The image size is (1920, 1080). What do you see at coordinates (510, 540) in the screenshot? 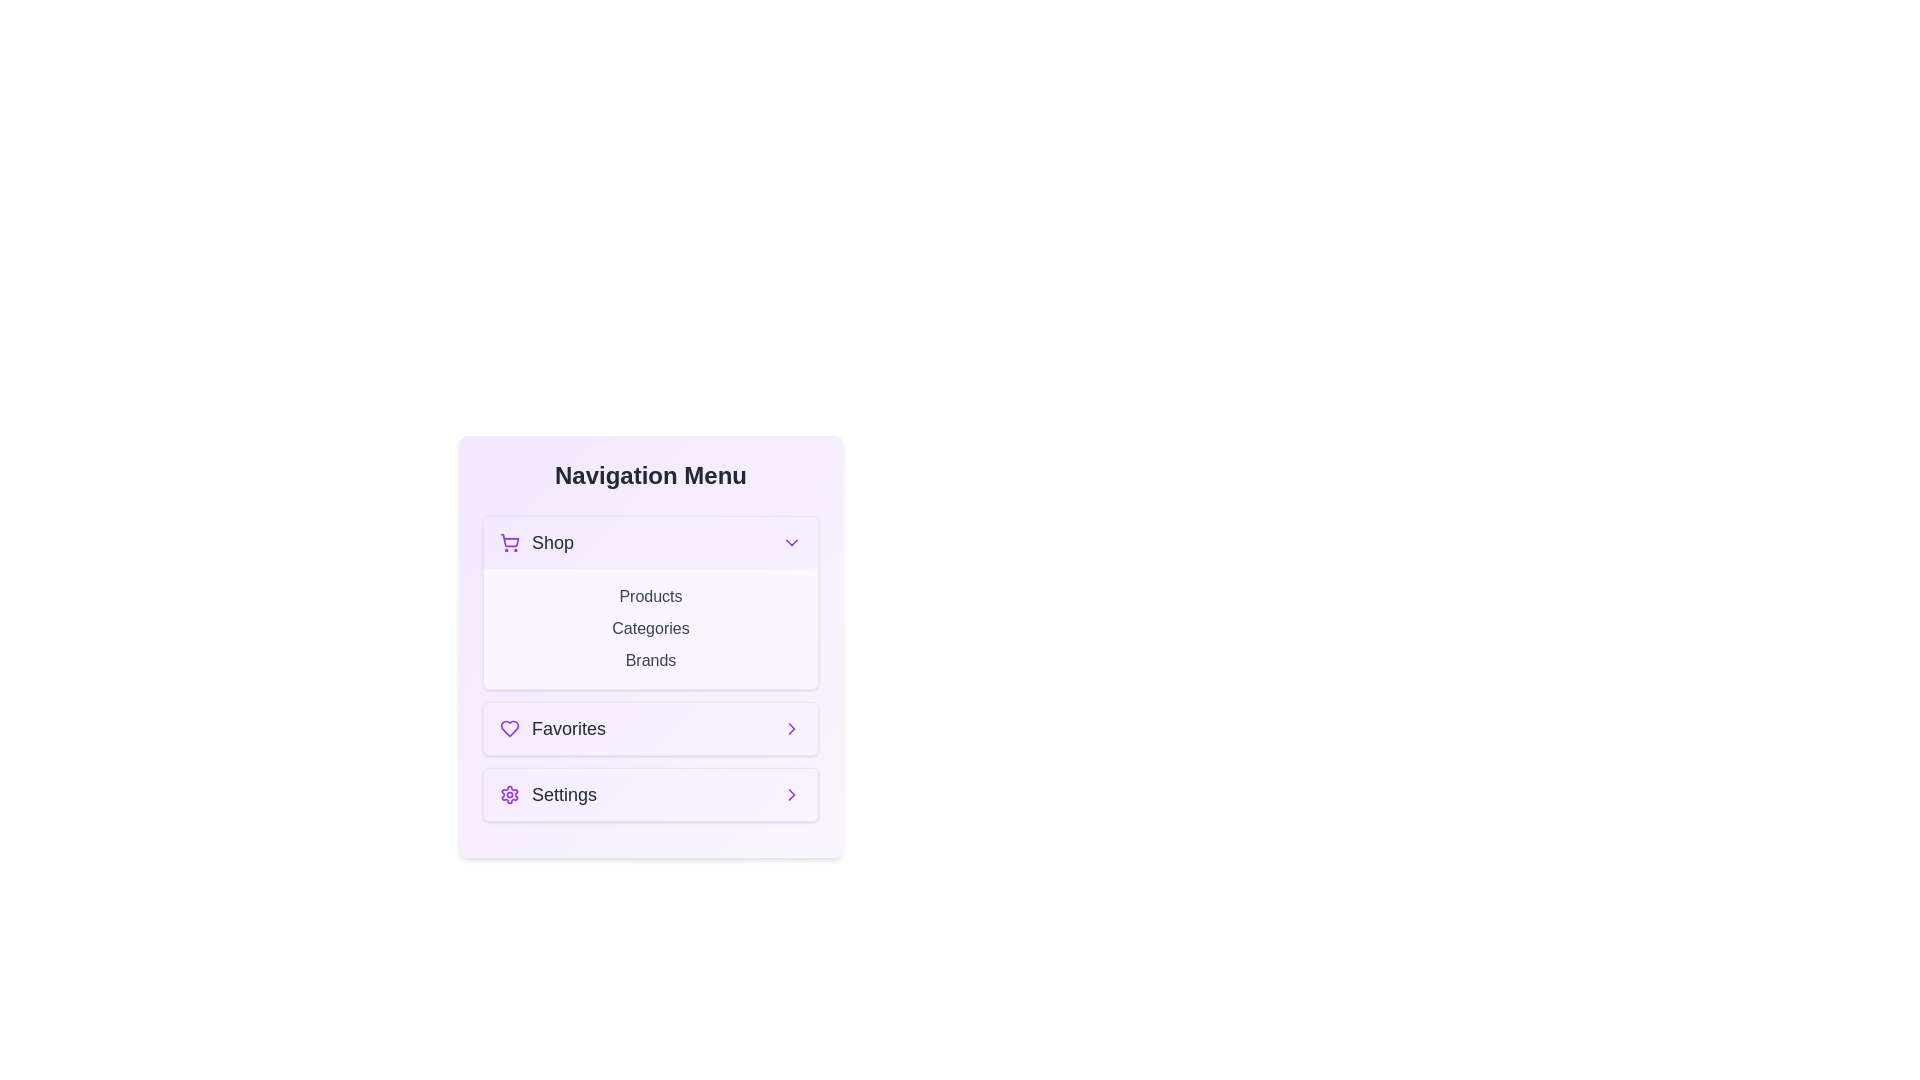
I see `SVG structure of the shopping cart icon with a bold purple outline located in the navigation area near the 'Shop' label` at bounding box center [510, 540].